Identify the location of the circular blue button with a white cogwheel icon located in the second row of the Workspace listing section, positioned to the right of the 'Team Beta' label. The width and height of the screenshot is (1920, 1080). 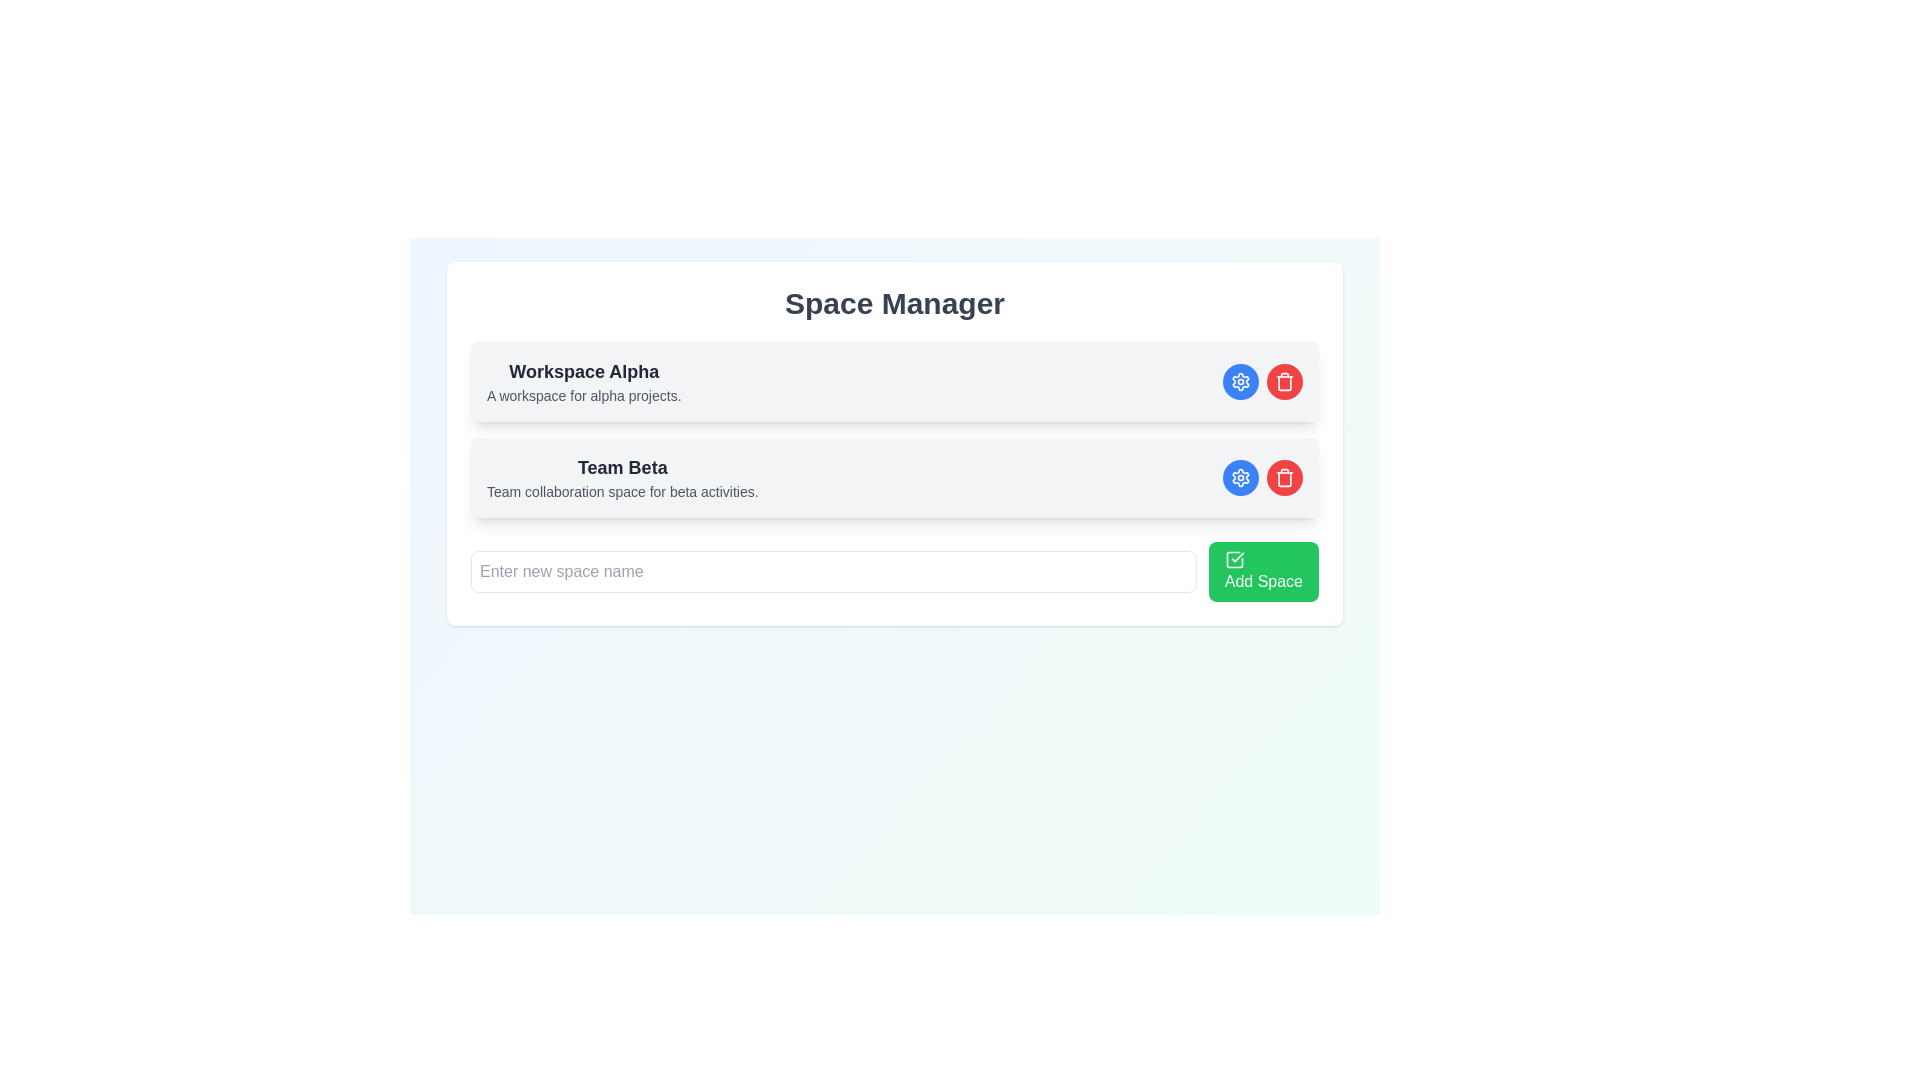
(1240, 478).